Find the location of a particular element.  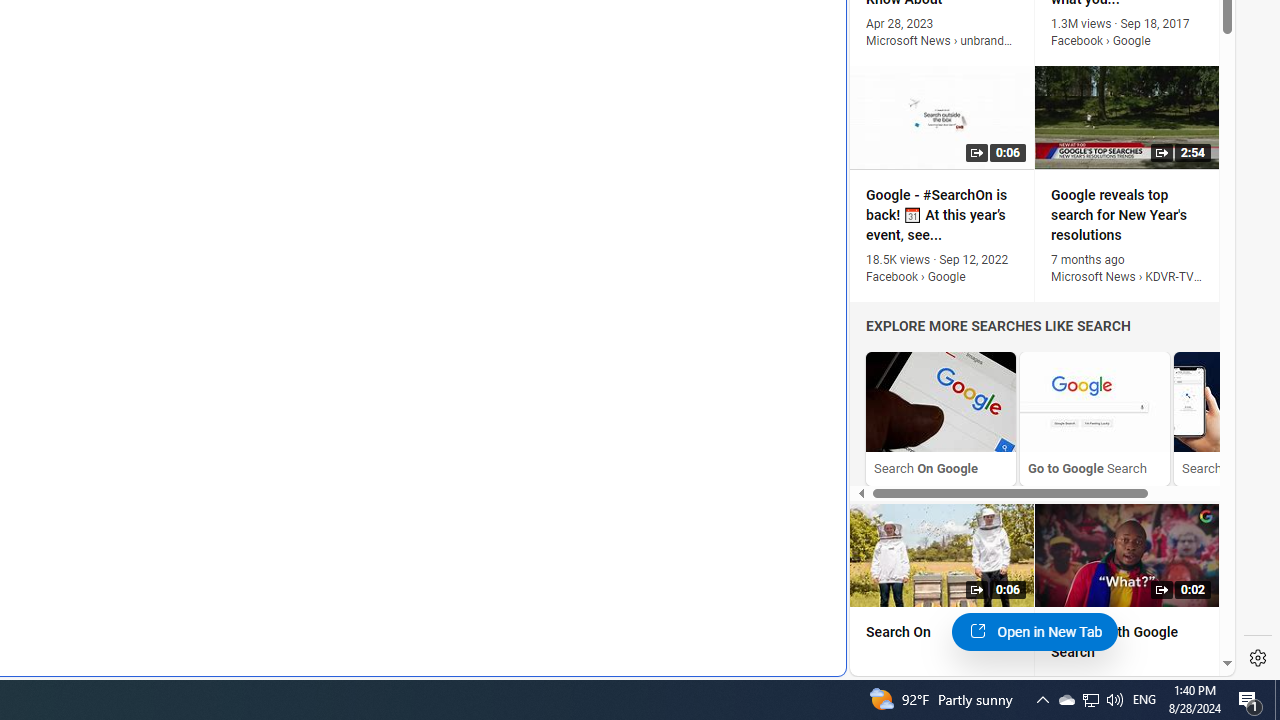

'Go to Google Search' is located at coordinates (1094, 417).